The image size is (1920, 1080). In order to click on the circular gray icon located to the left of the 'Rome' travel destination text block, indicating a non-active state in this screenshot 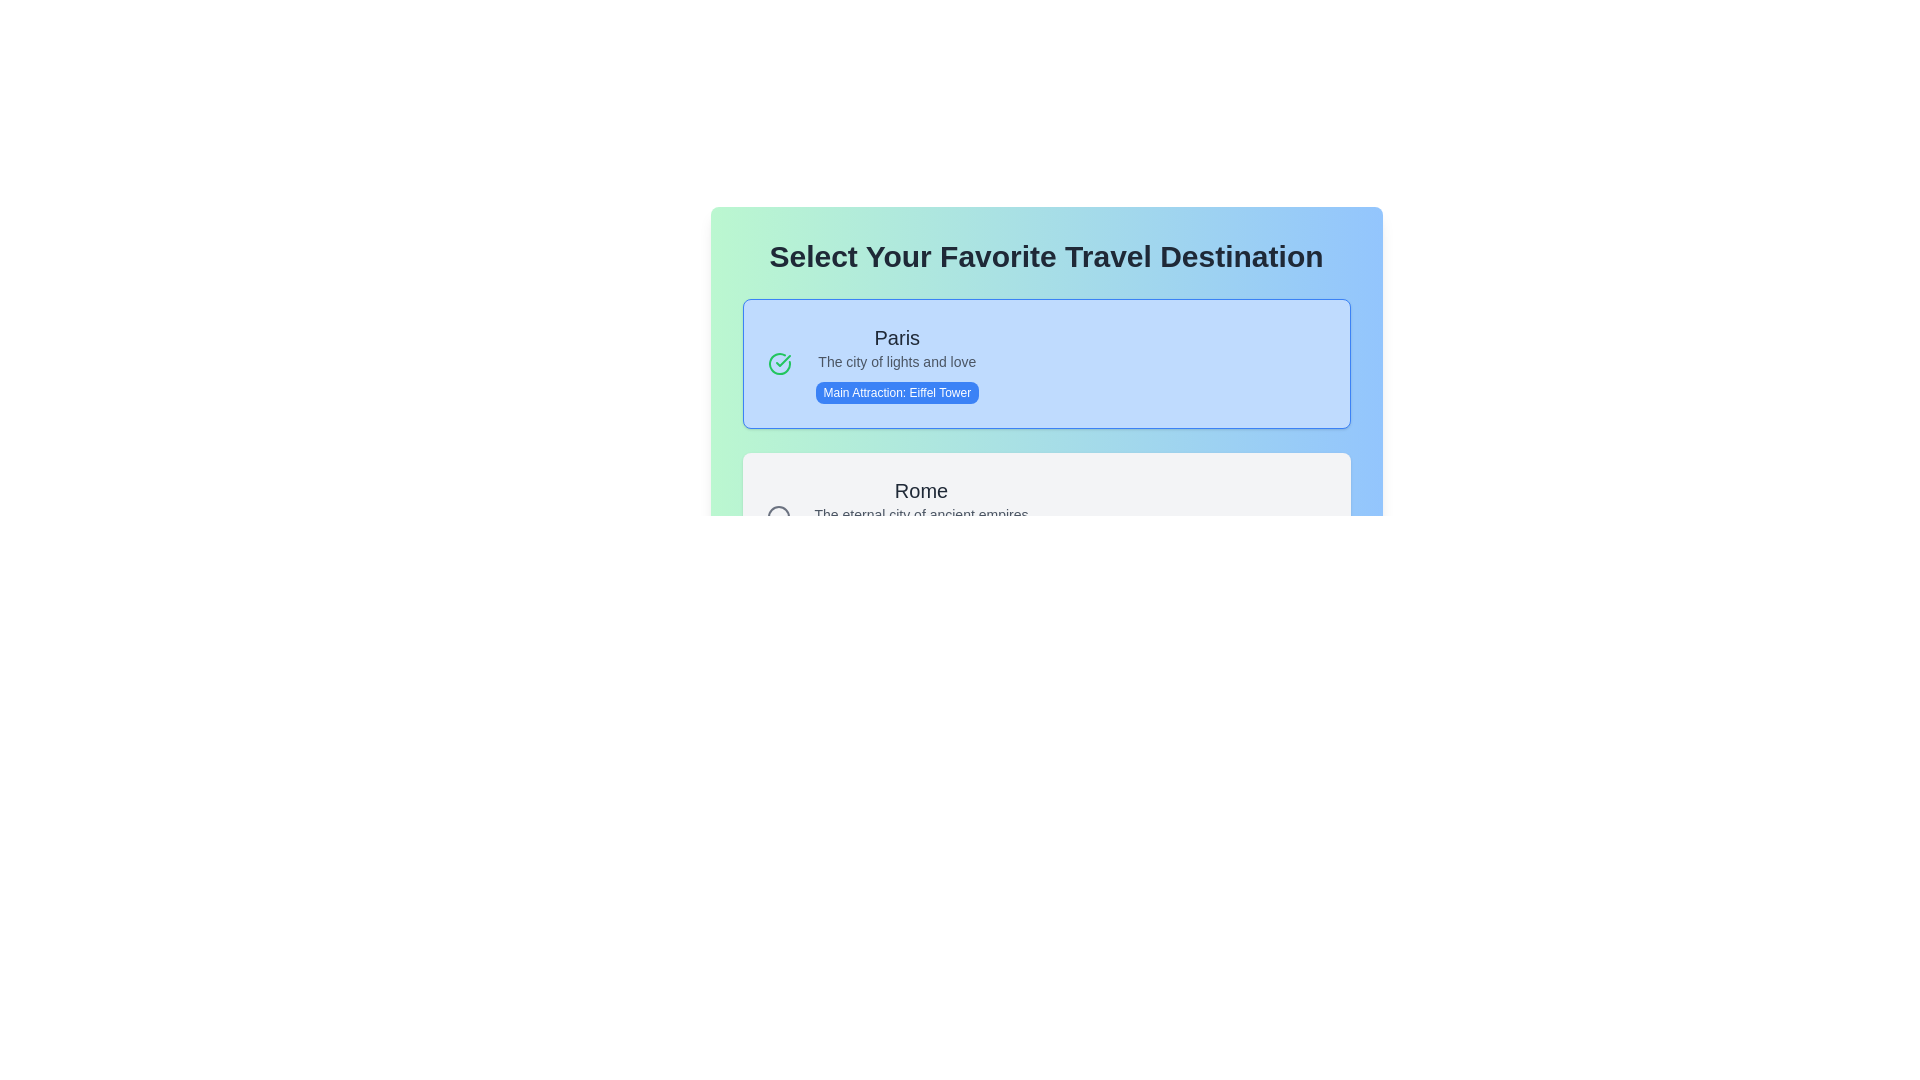, I will do `click(777, 515)`.